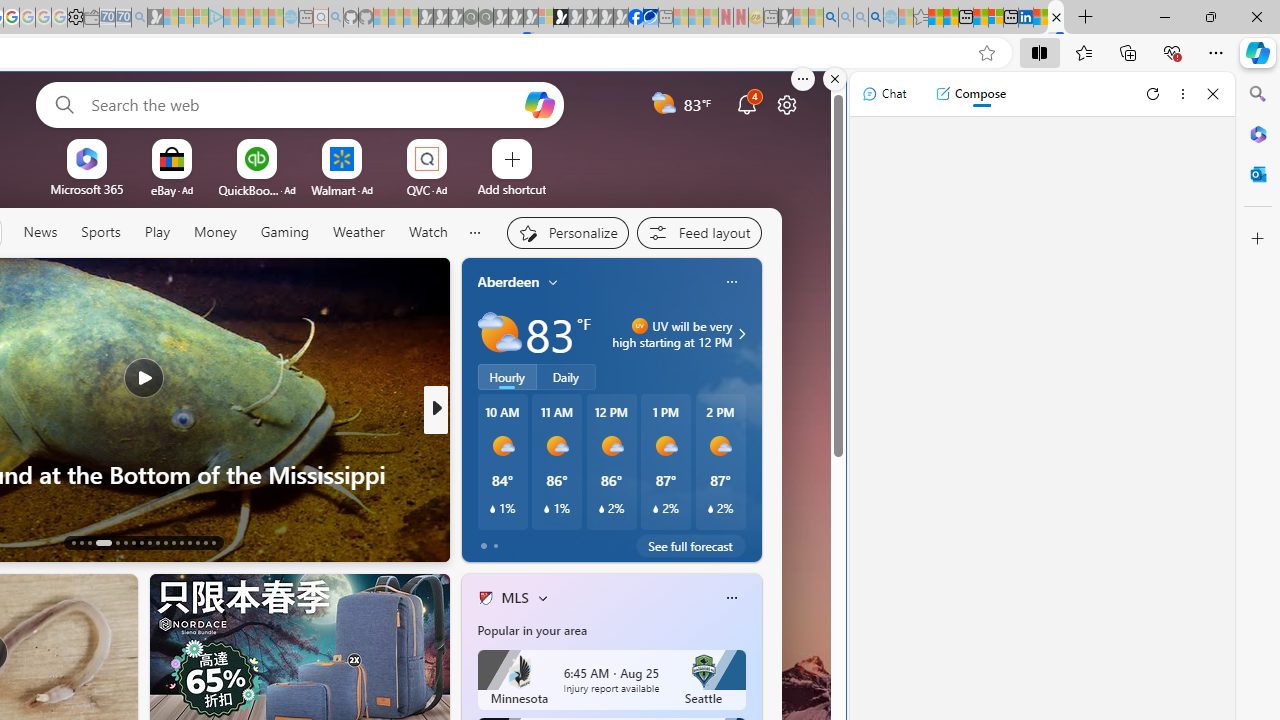  Describe the element at coordinates (565, 377) in the screenshot. I see `'Daily'` at that location.